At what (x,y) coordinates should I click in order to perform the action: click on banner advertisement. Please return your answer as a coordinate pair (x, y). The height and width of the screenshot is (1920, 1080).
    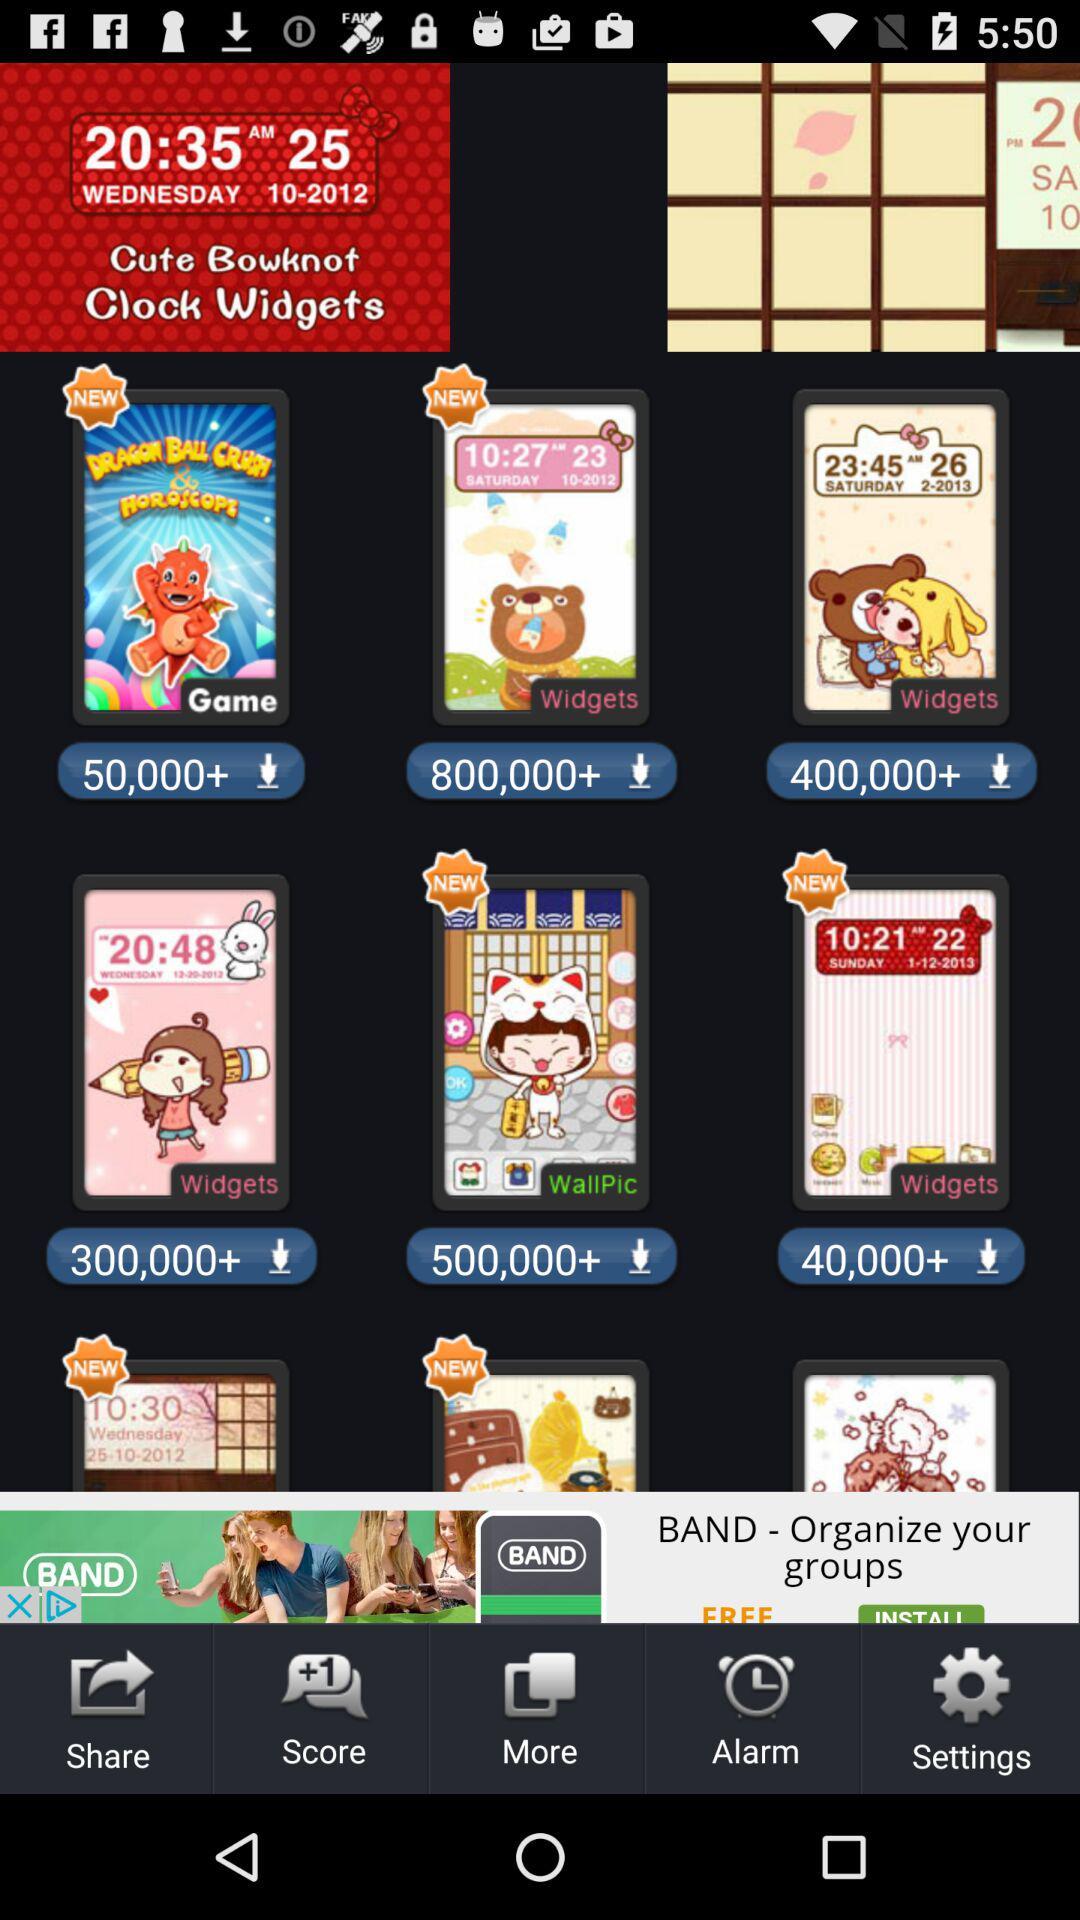
    Looking at the image, I should click on (540, 1556).